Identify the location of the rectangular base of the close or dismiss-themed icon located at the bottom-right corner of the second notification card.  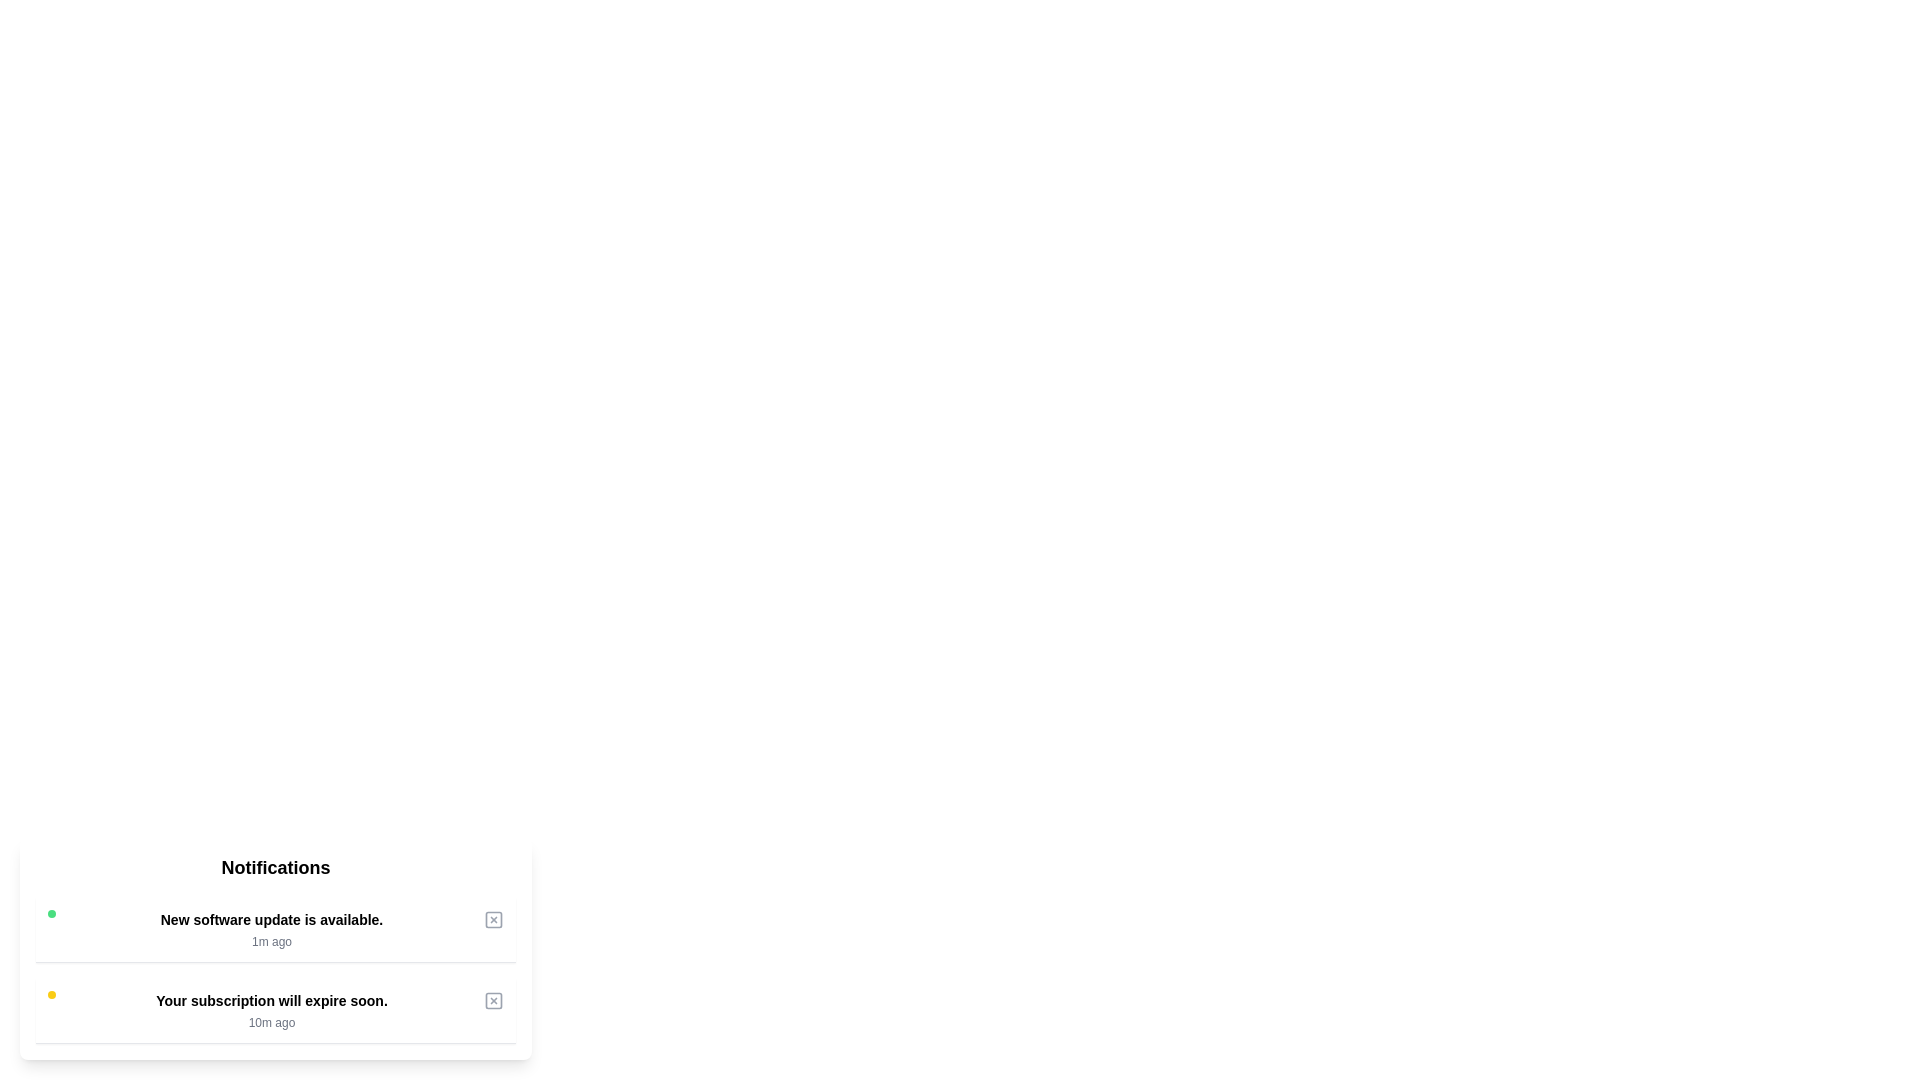
(494, 1001).